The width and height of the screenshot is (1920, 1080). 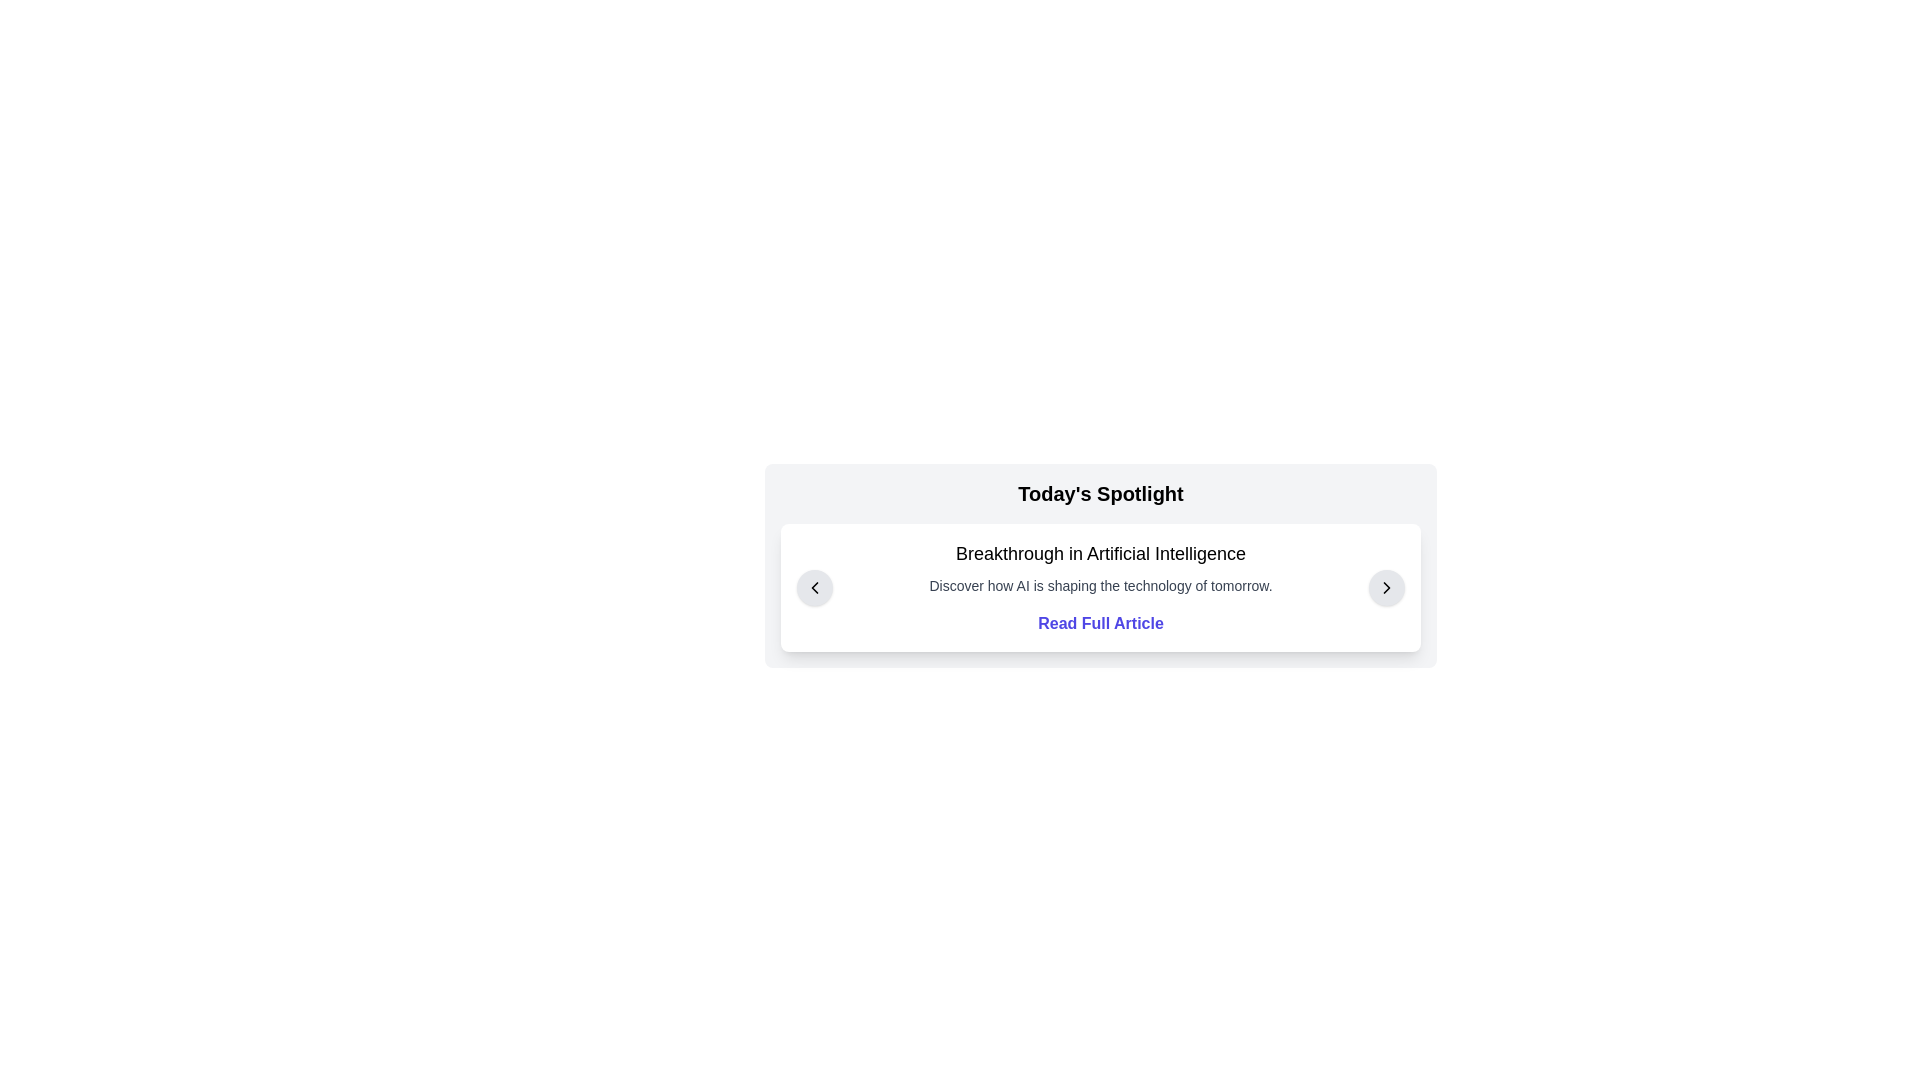 What do you see at coordinates (815, 586) in the screenshot?
I see `the 'Chevron Left' navigation arrow icon, which is a left-facing arrow within a light gray circular button` at bounding box center [815, 586].